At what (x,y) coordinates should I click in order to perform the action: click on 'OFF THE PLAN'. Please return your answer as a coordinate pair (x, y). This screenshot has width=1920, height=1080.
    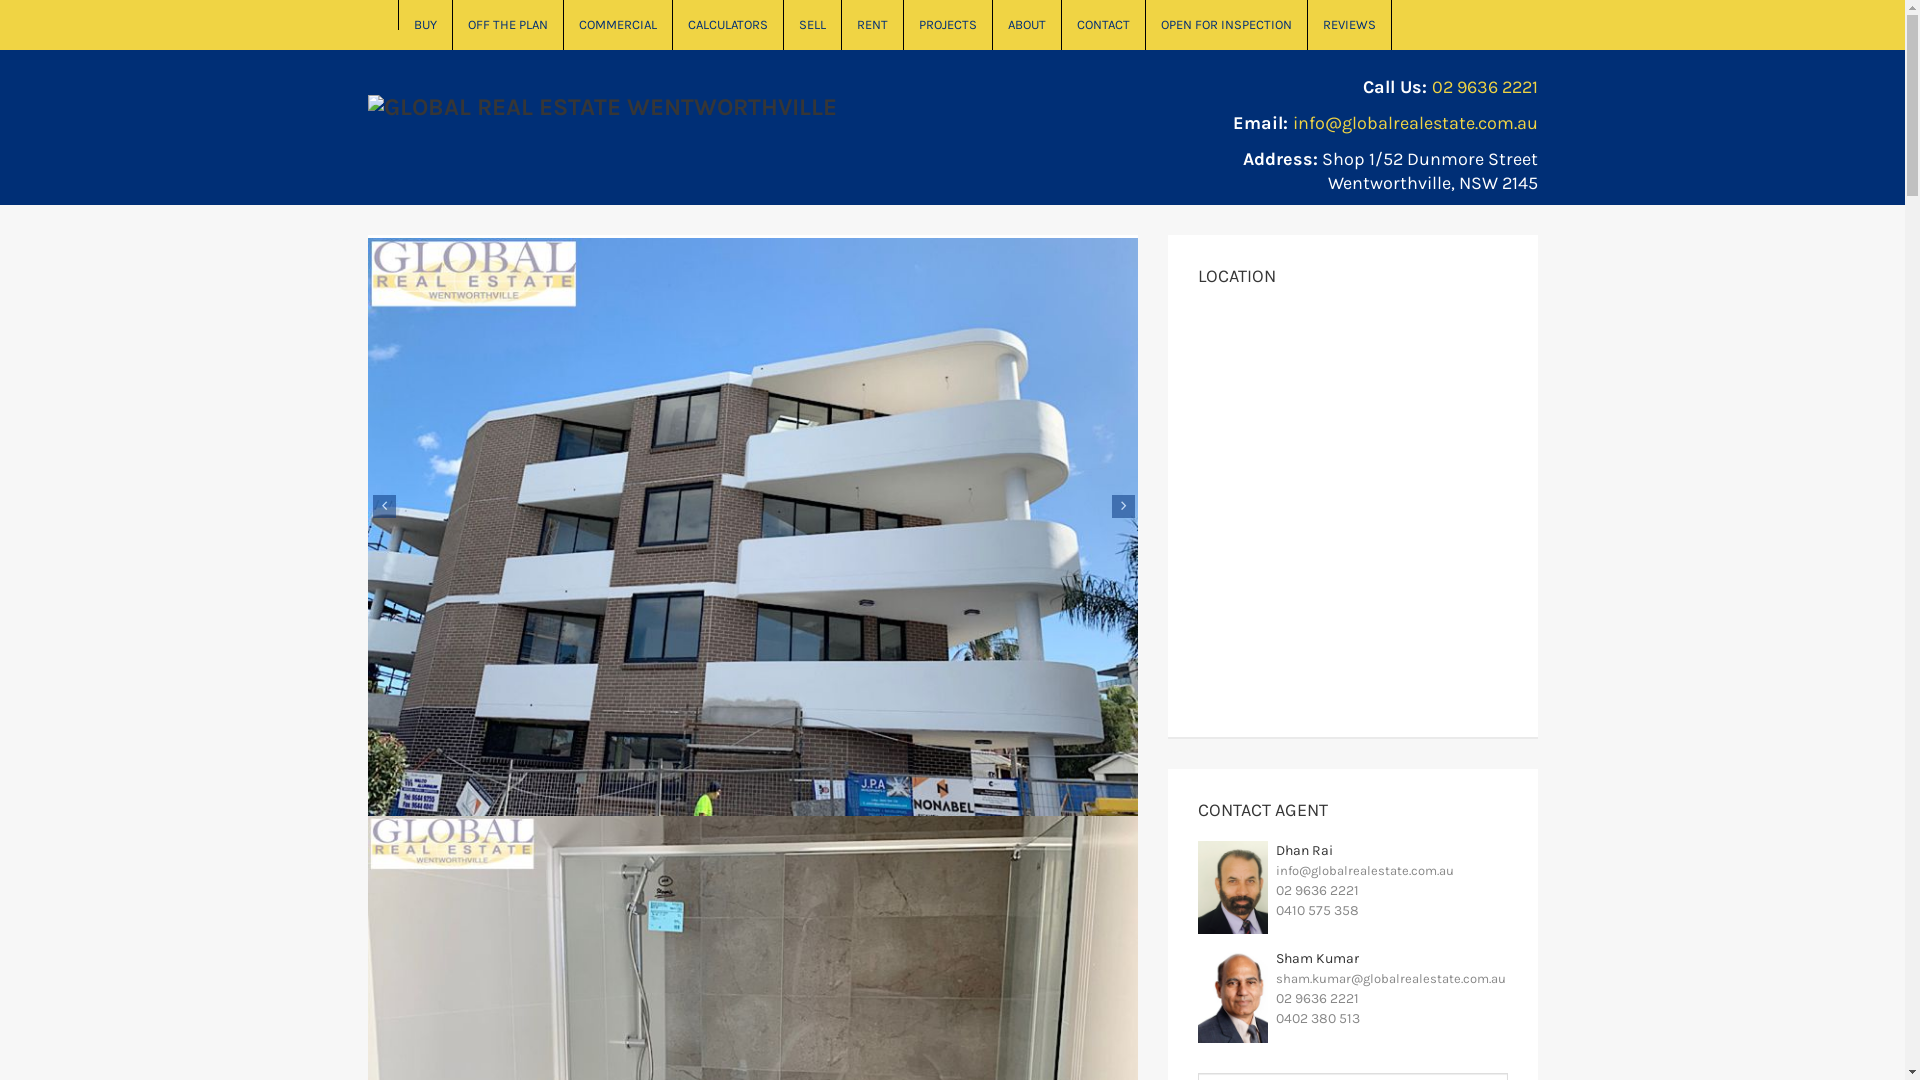
    Looking at the image, I should click on (507, 24).